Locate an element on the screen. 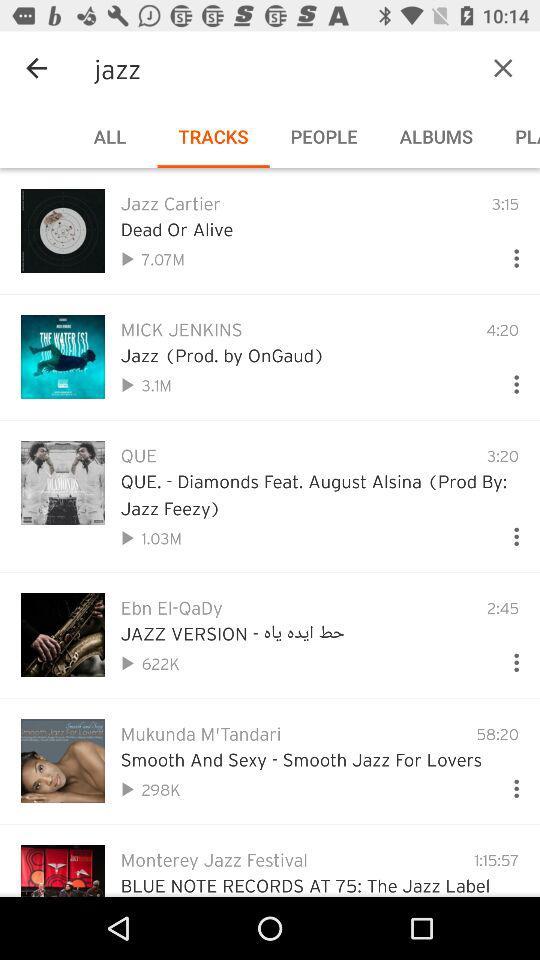 This screenshot has width=540, height=960. more options is located at coordinates (508, 379).